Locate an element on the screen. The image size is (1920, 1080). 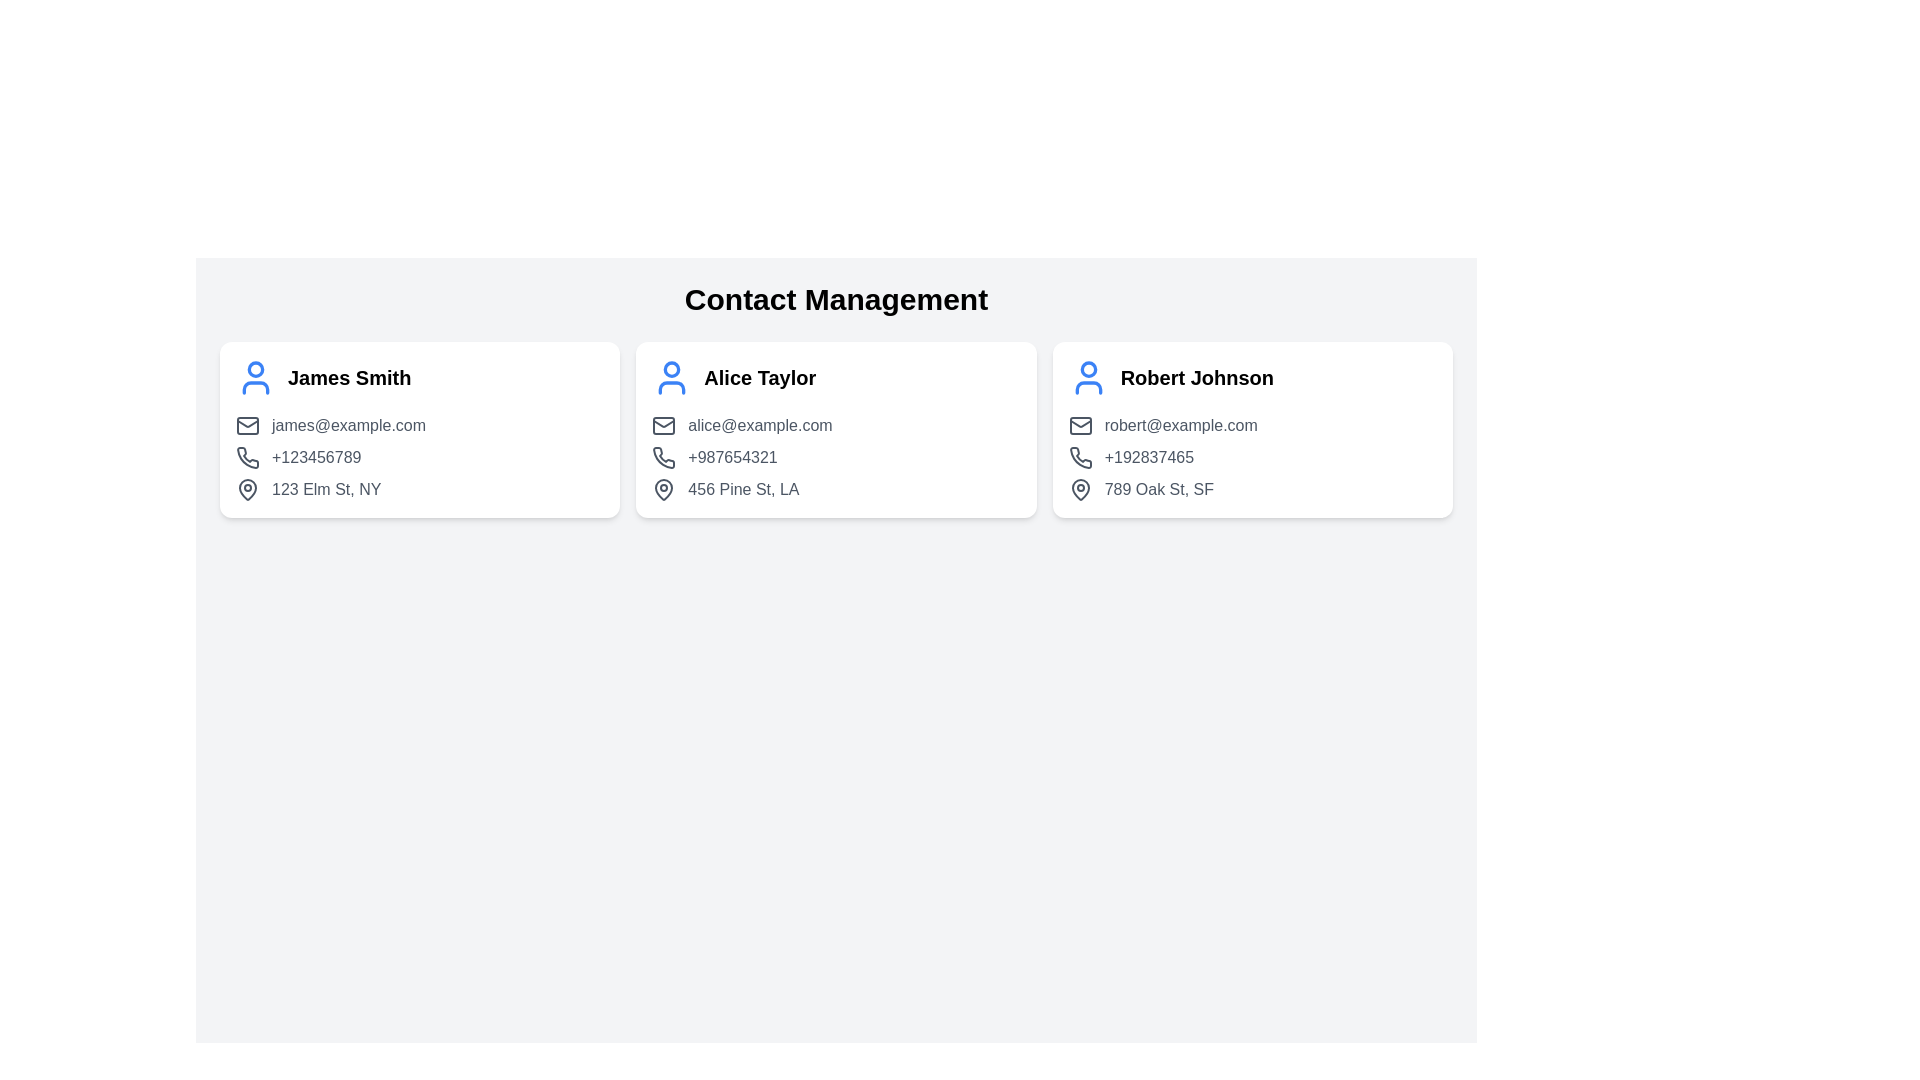
the map pin icon located to the left of the address '456 Pine St, LA' in the contact card of 'Alice Taylor' to associate it with the accompanying address is located at coordinates (663, 489).